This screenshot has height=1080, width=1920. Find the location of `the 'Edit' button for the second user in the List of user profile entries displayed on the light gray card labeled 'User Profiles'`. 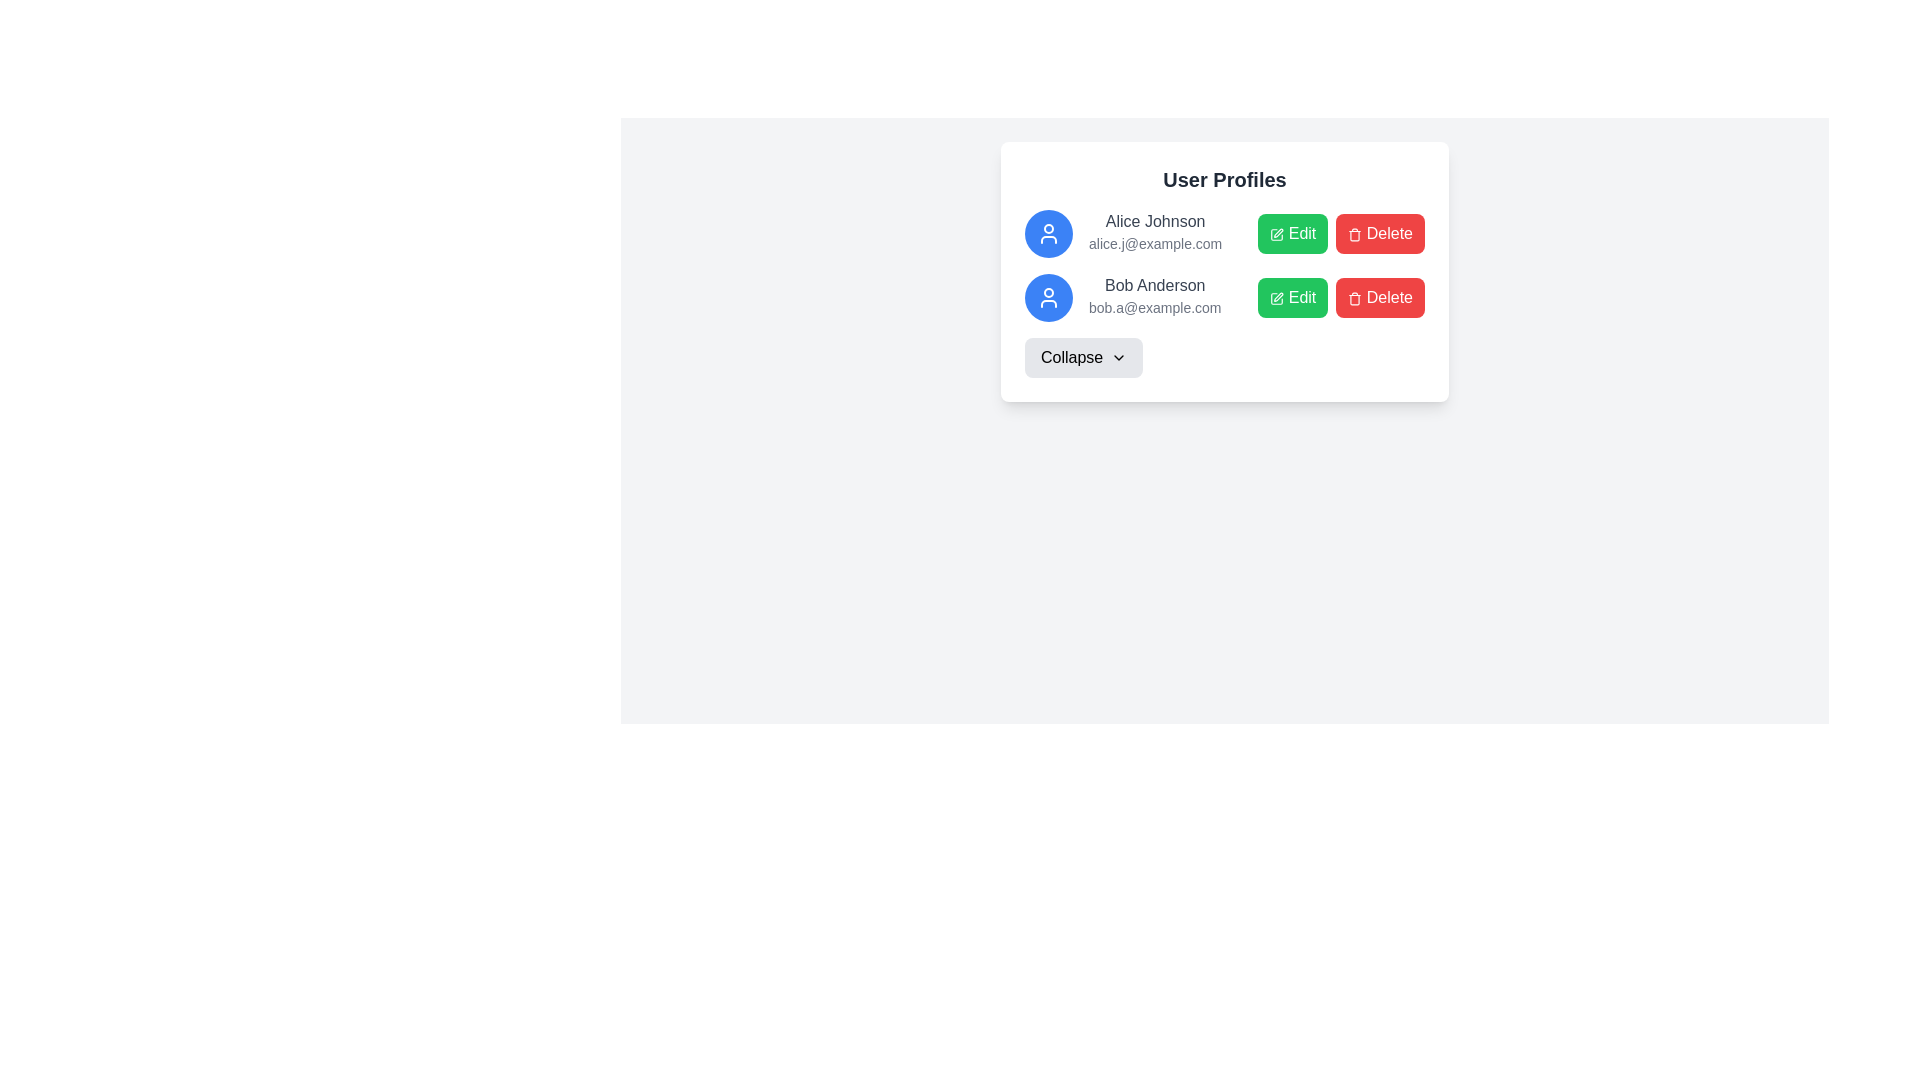

the 'Edit' button for the second user in the List of user profile entries displayed on the light gray card labeled 'User Profiles' is located at coordinates (1223, 265).